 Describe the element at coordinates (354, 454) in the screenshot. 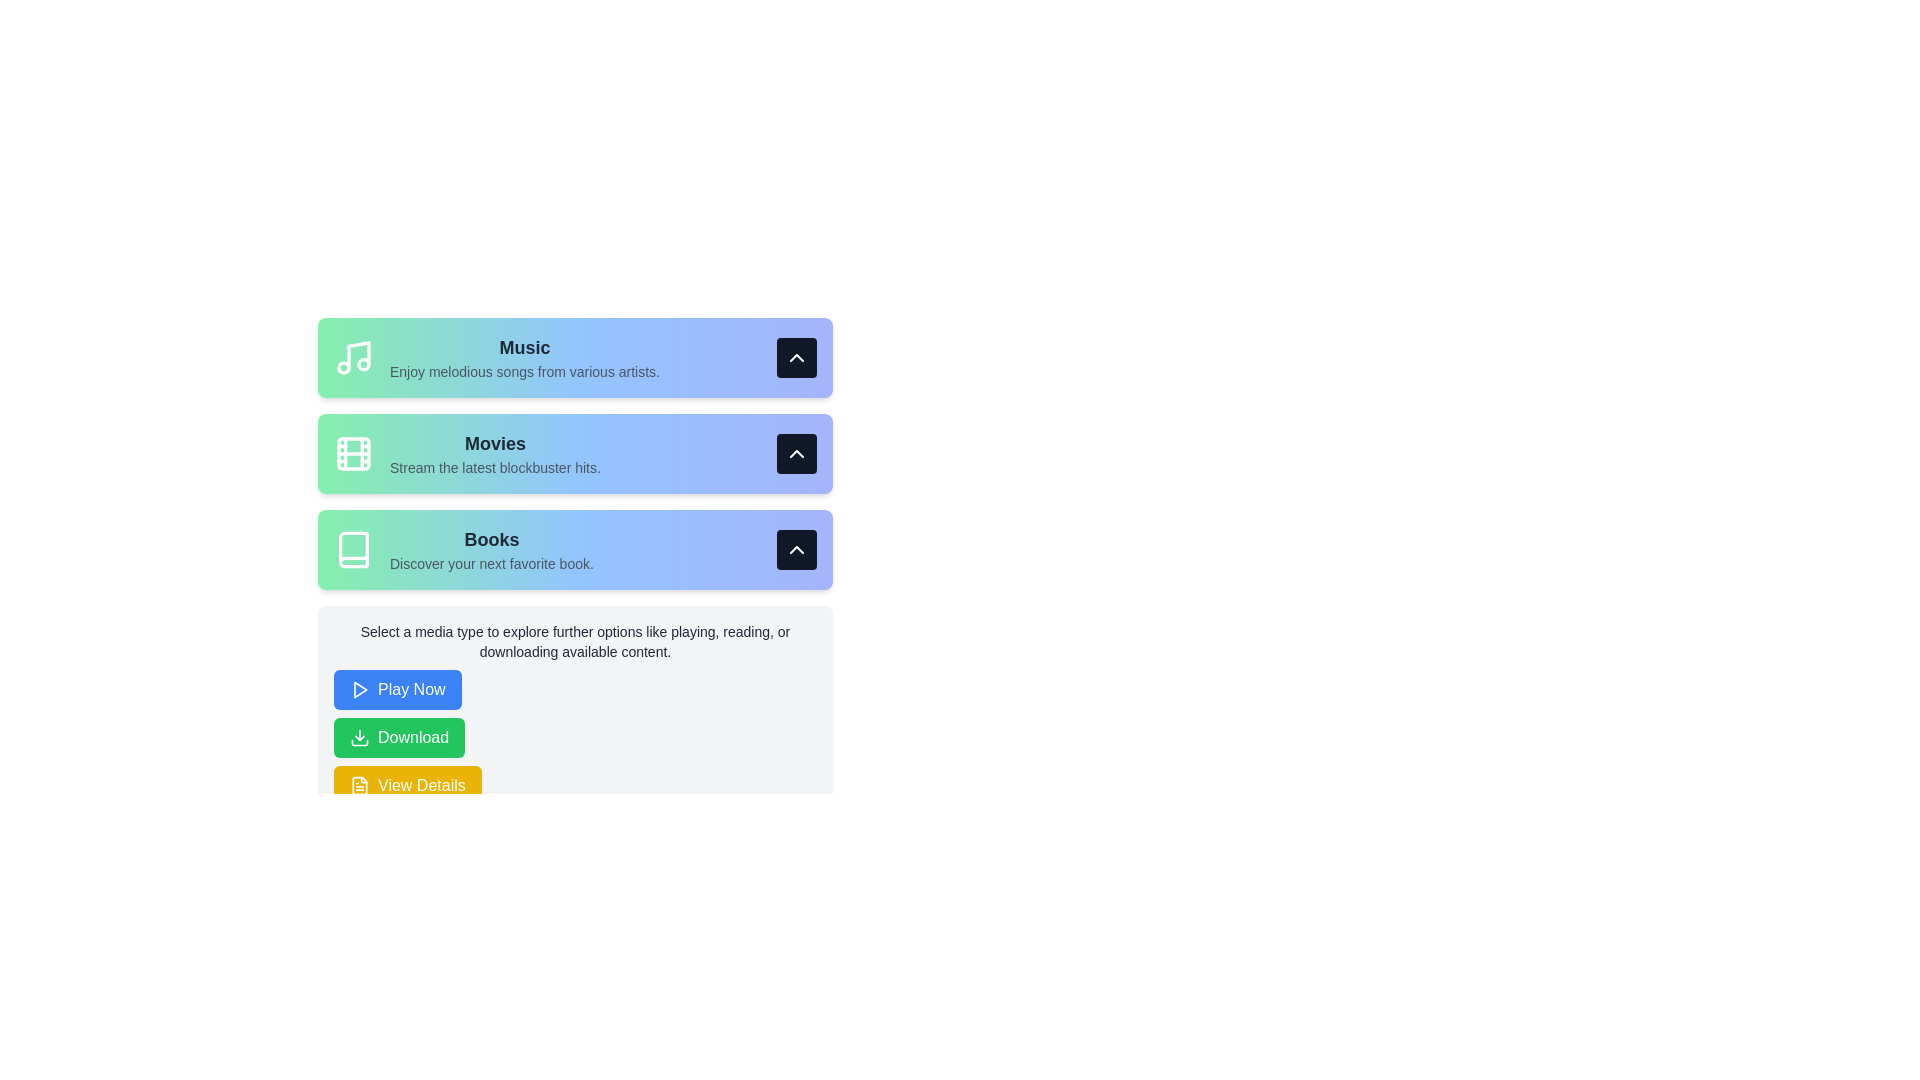

I see `the filmstrip icon, which serves as an identifier for the 'Movies' section, positioned at the left edge of the section` at that location.